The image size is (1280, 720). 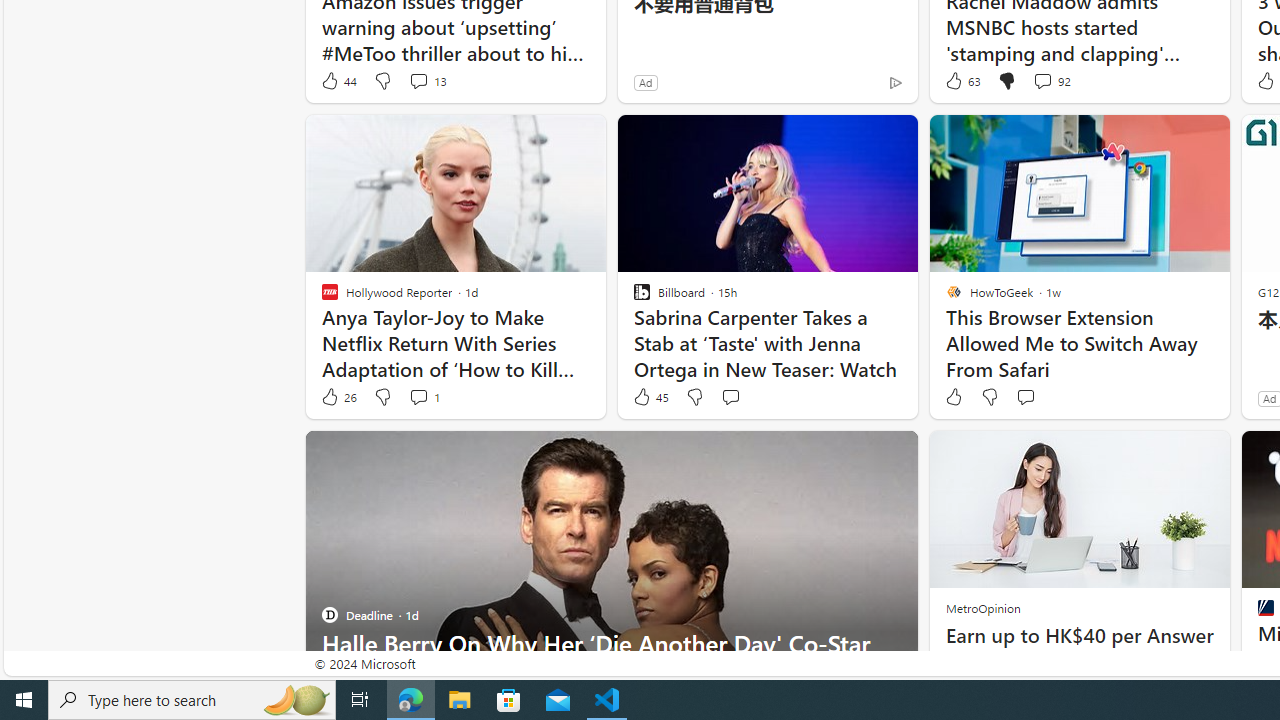 I want to click on 'View comments 92 Comment', so click(x=1041, y=80).